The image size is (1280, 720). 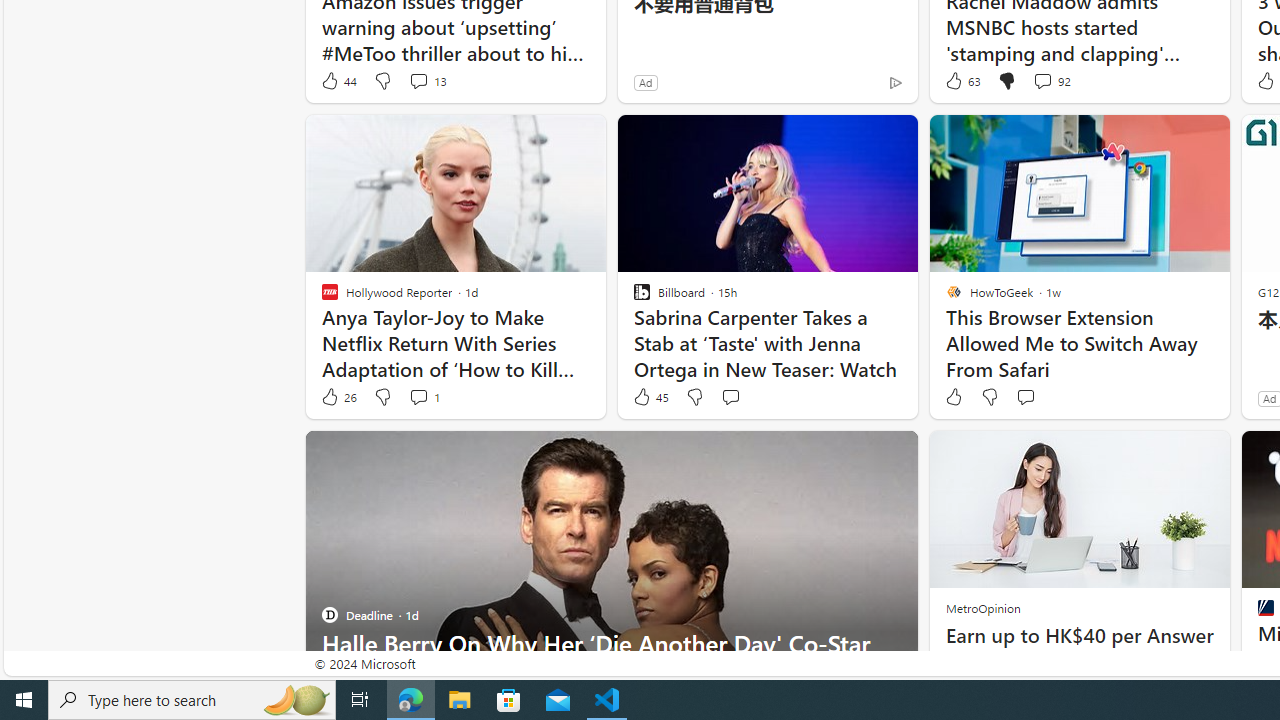 I want to click on 'View comments 92 Comment', so click(x=1041, y=80).